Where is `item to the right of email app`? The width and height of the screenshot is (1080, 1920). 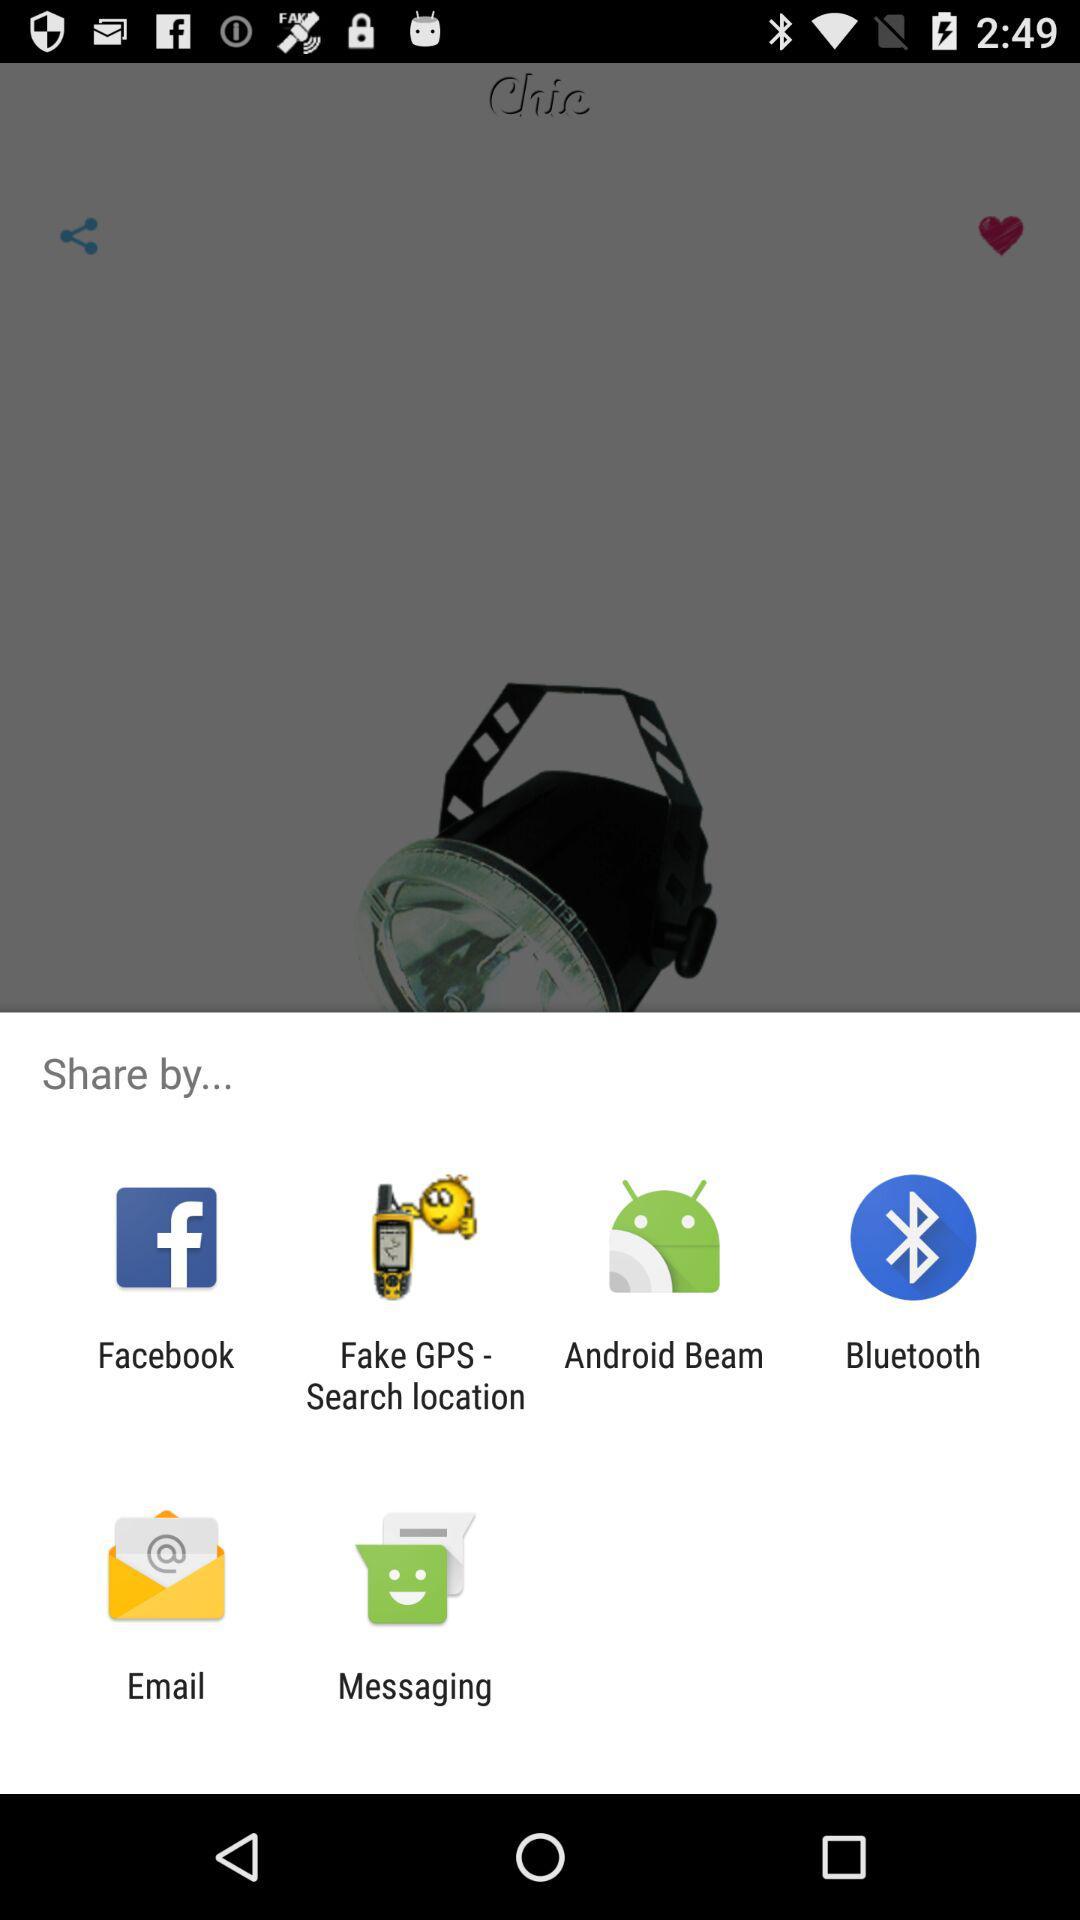 item to the right of email app is located at coordinates (414, 1705).